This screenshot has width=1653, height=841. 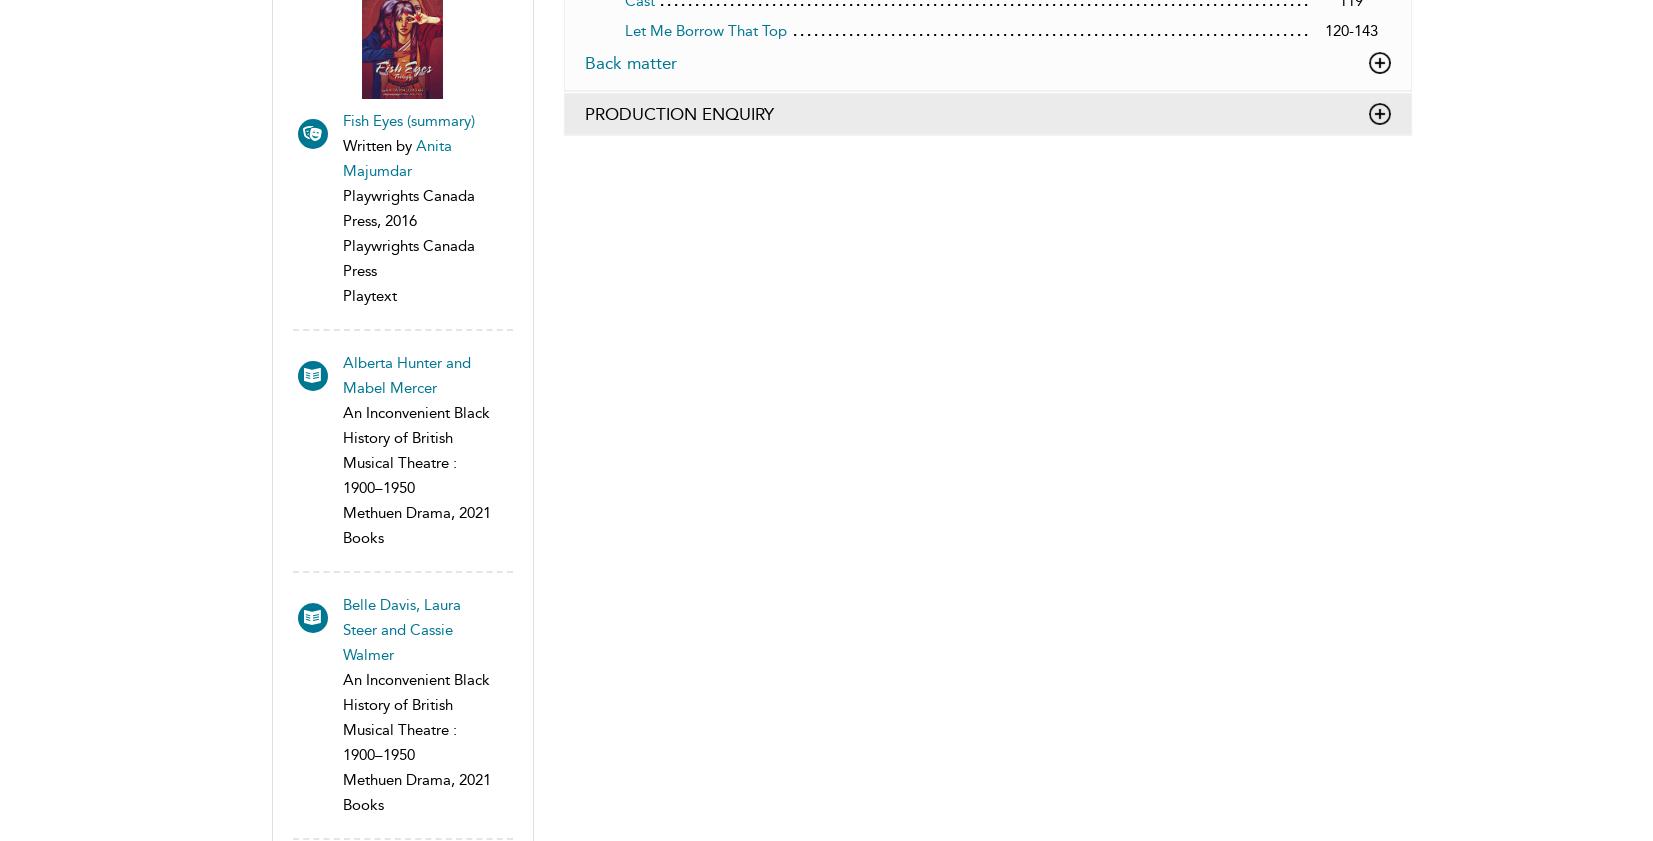 What do you see at coordinates (1350, 30) in the screenshot?
I see `'120-143'` at bounding box center [1350, 30].